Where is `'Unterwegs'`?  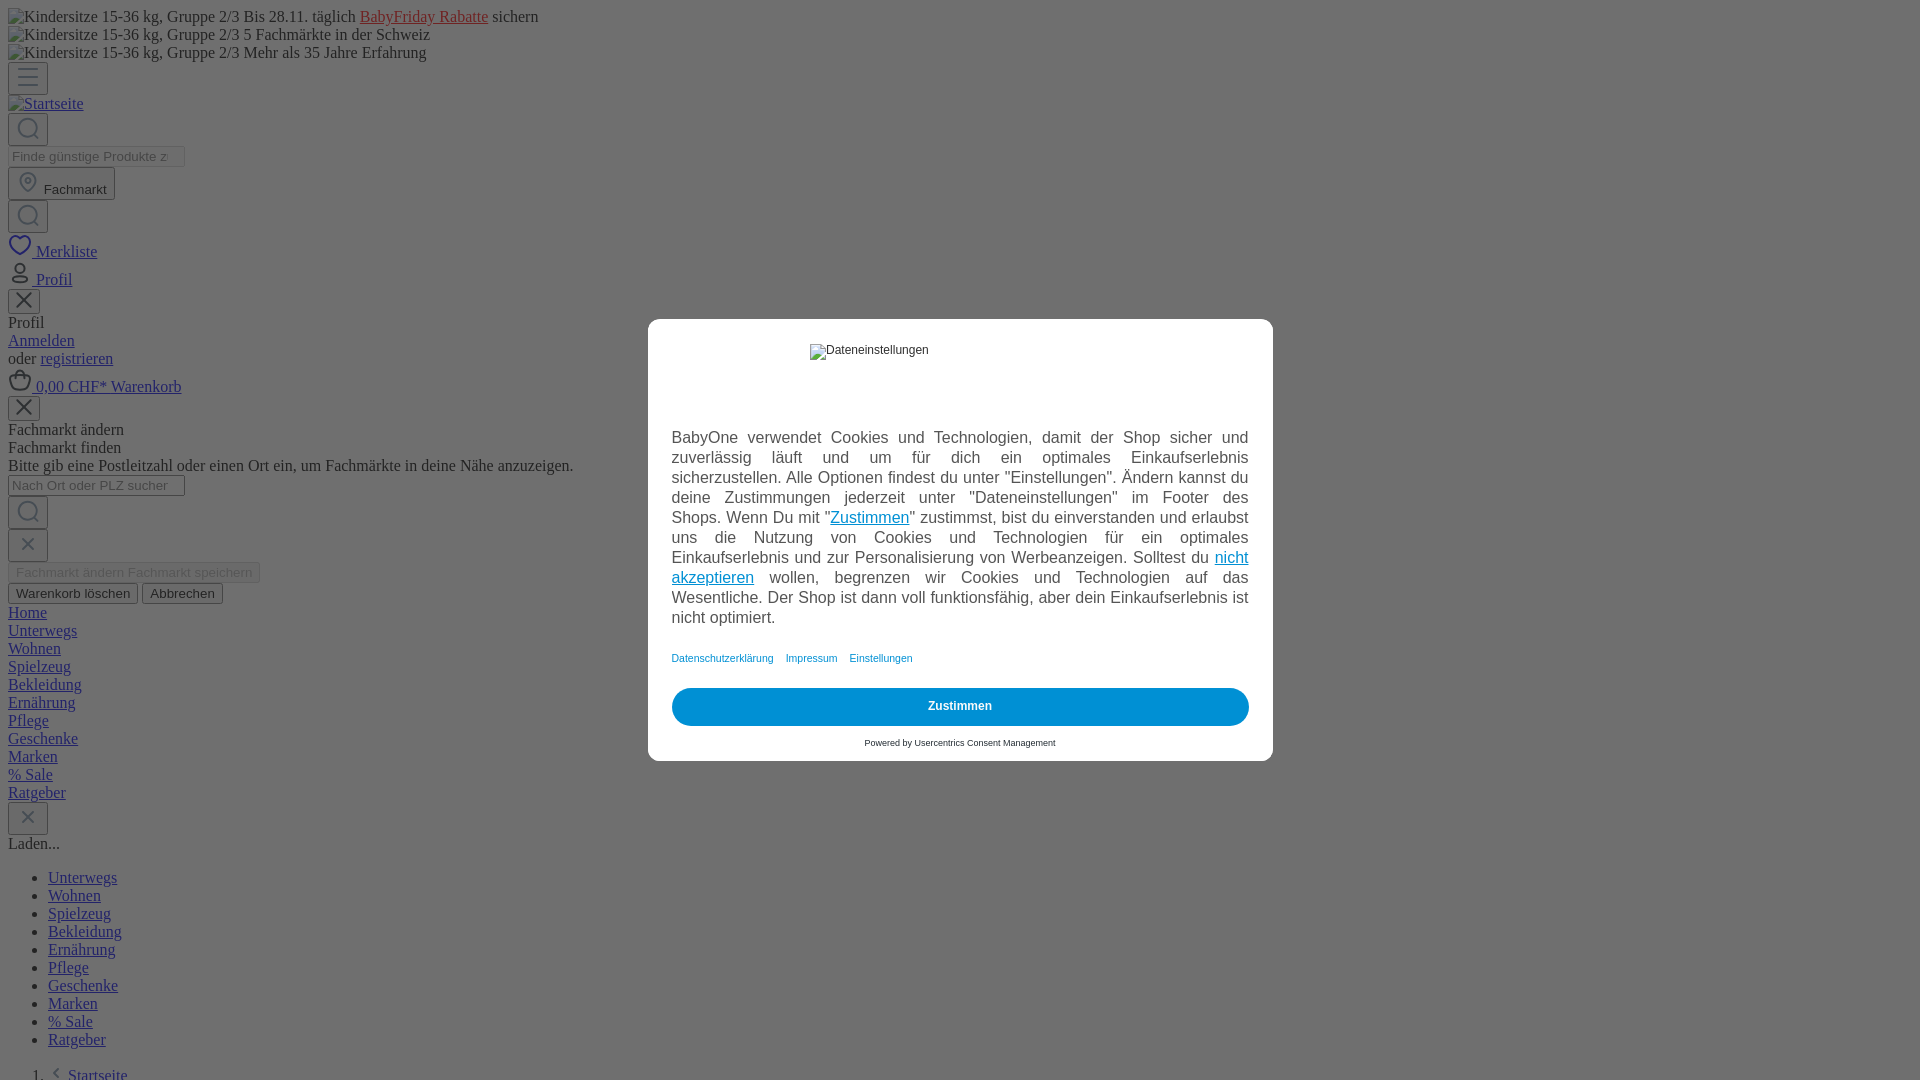 'Unterwegs' is located at coordinates (48, 876).